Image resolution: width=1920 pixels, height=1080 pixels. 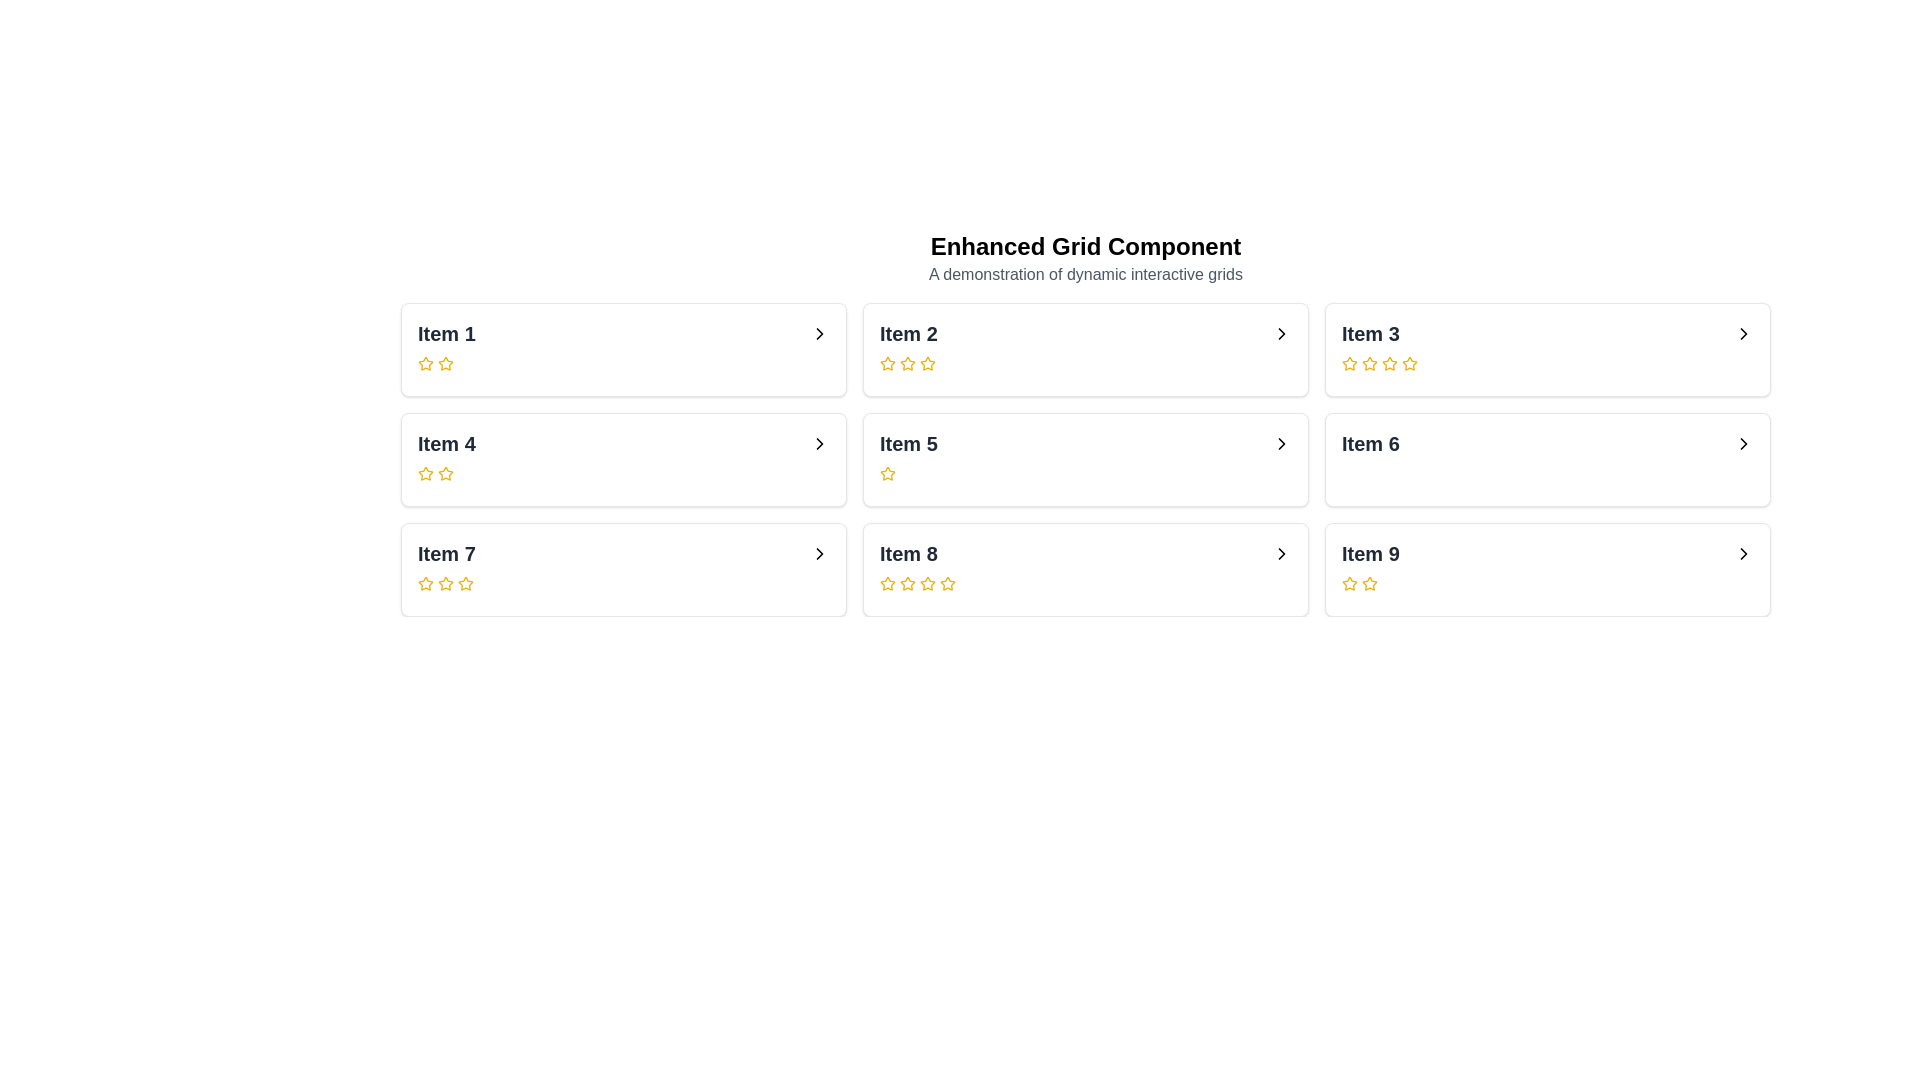 What do you see at coordinates (820, 554) in the screenshot?
I see `the rightward-pointing chevron icon at the end of the 'Item 7' list entry` at bounding box center [820, 554].